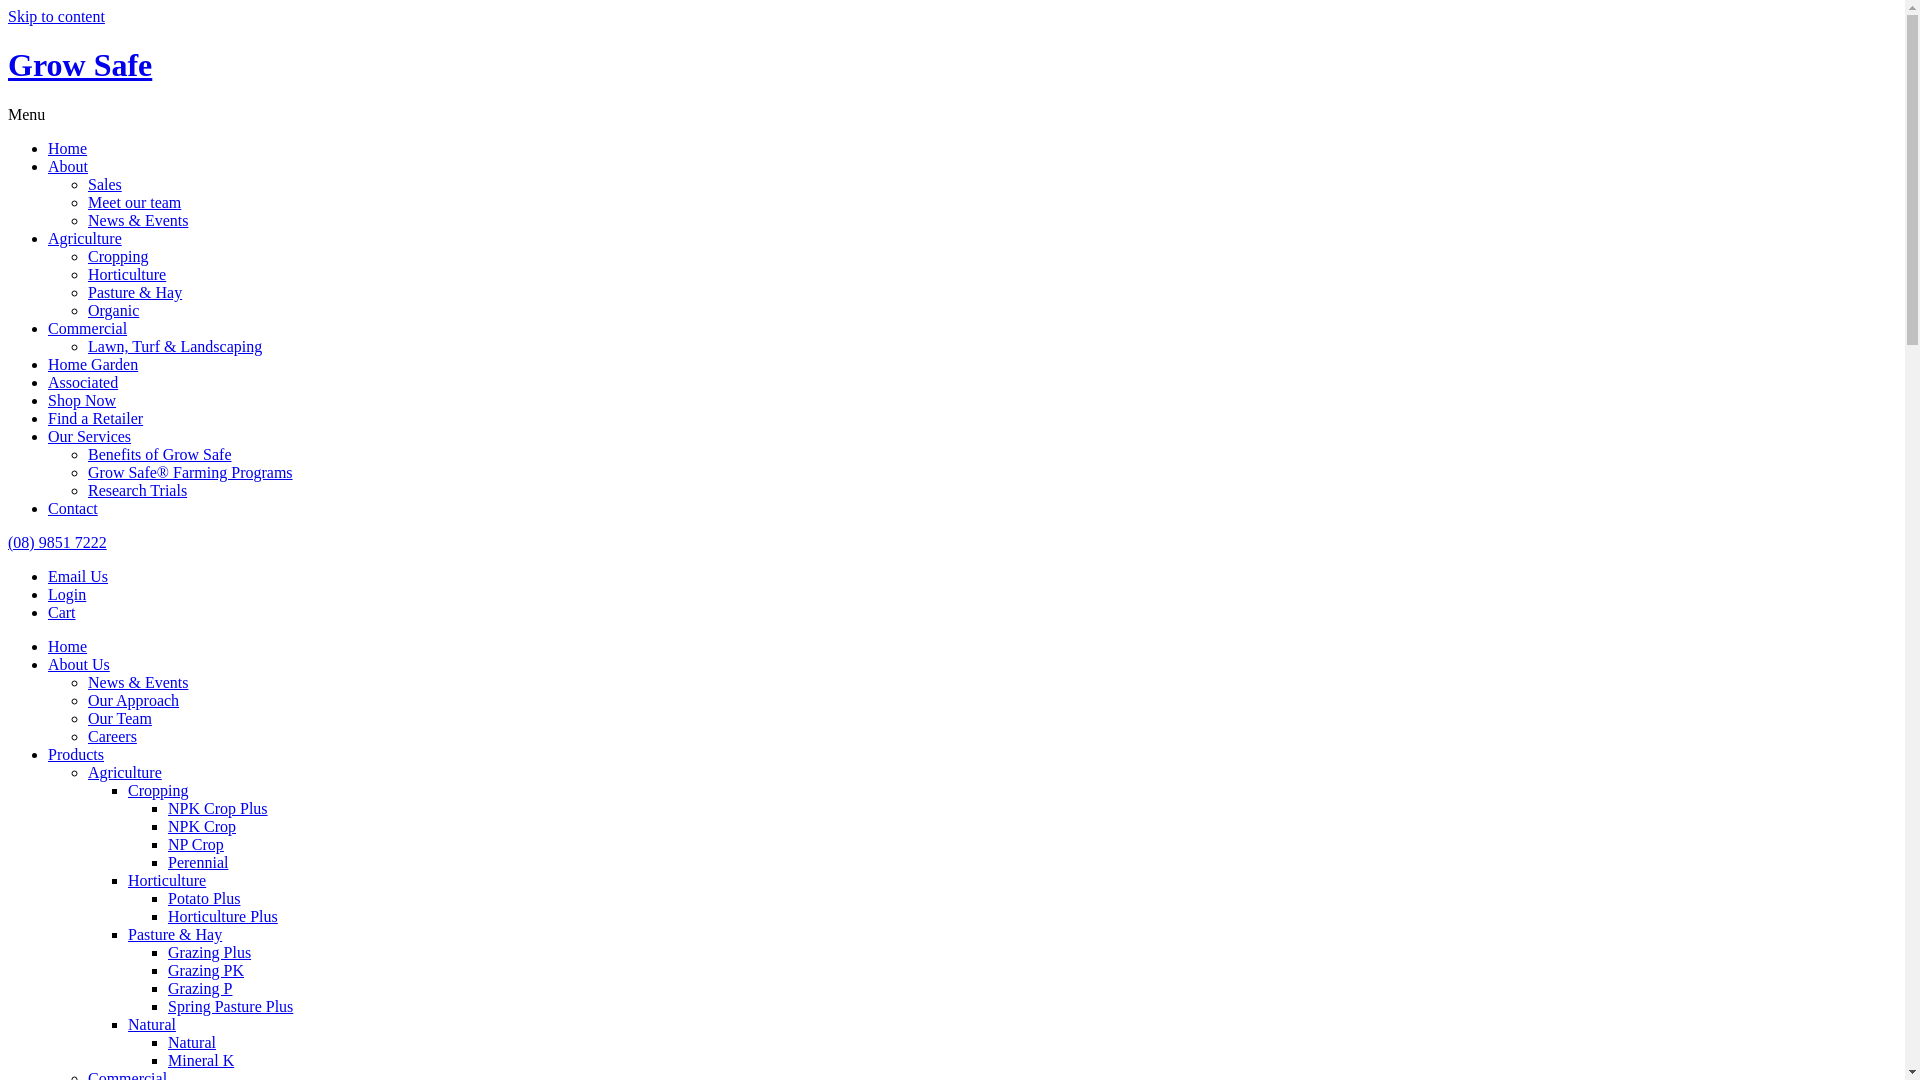  What do you see at coordinates (119, 717) in the screenshot?
I see `'Our Team'` at bounding box center [119, 717].